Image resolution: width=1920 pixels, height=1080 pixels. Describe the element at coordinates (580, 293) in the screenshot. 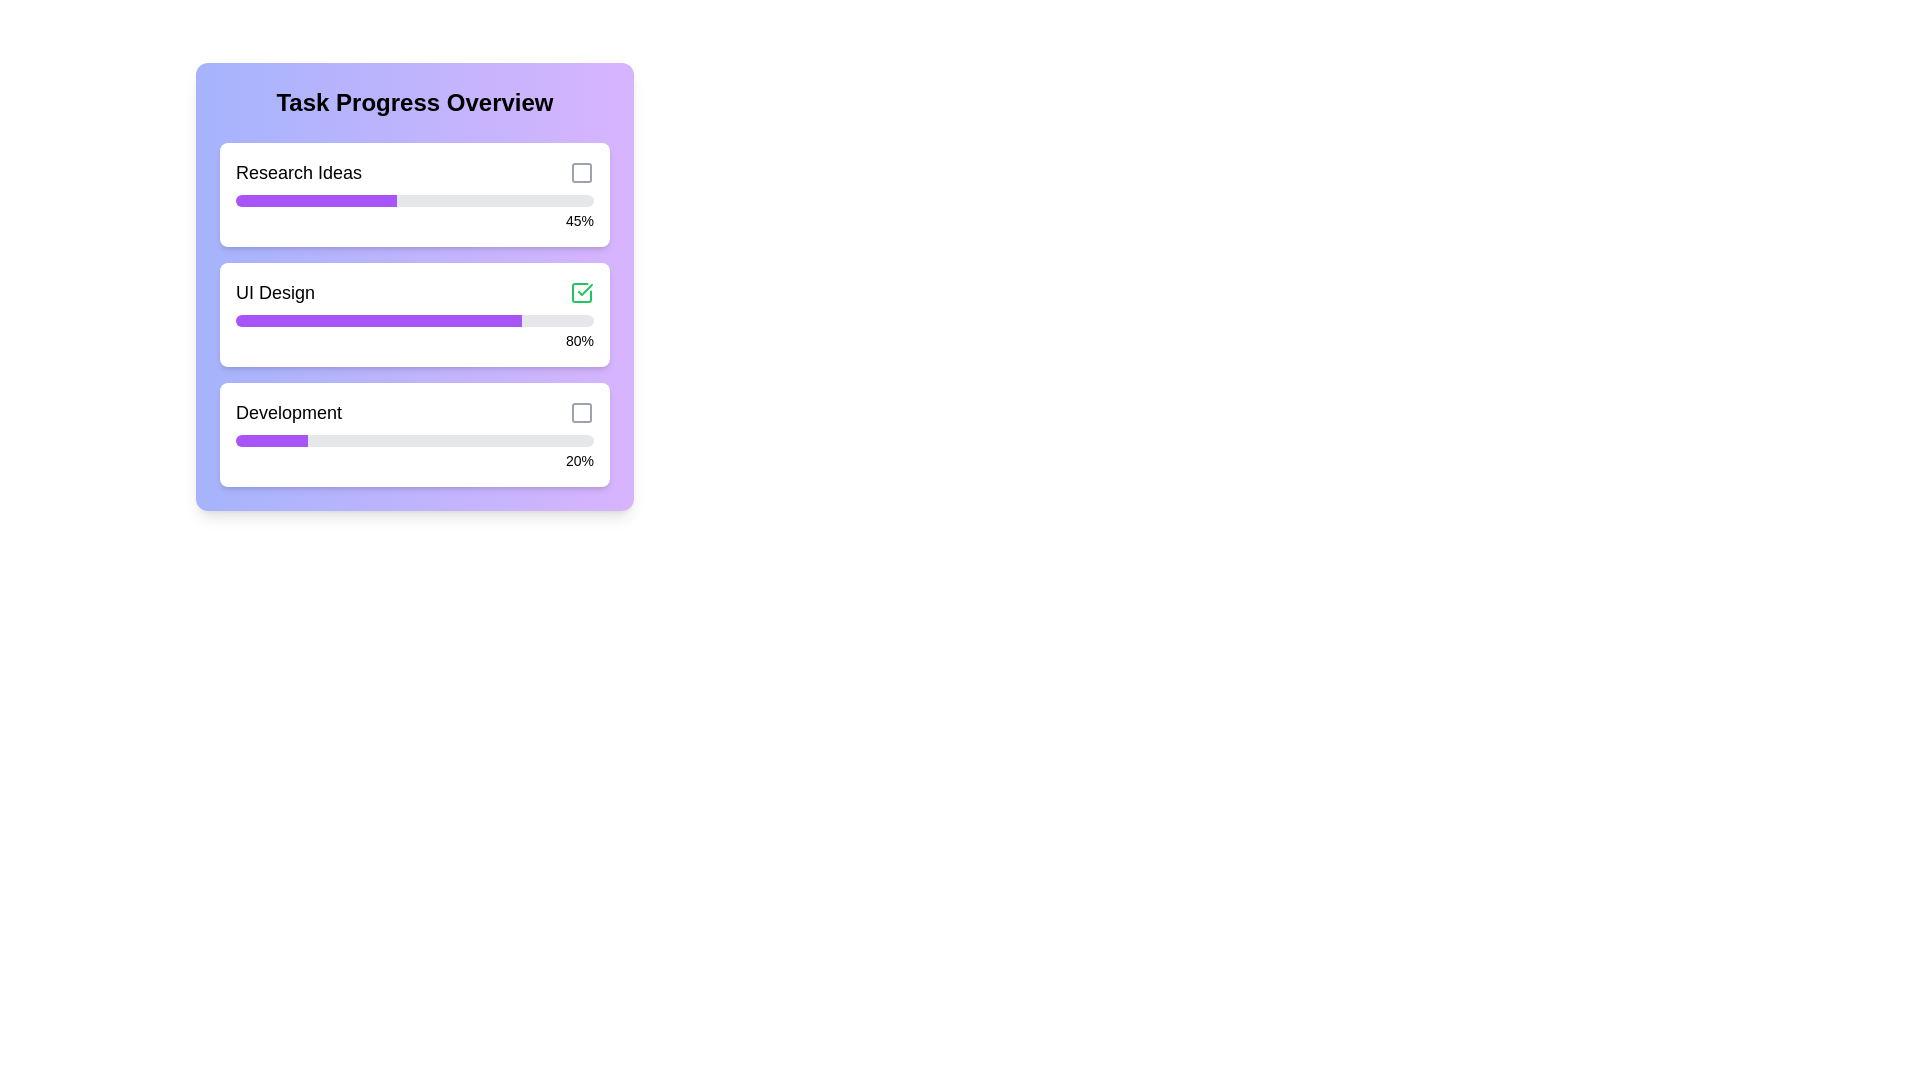

I see `the status indicator icon with a checkmark inside, located to the right of the 'UI Design' text label in the task progress widget` at that location.